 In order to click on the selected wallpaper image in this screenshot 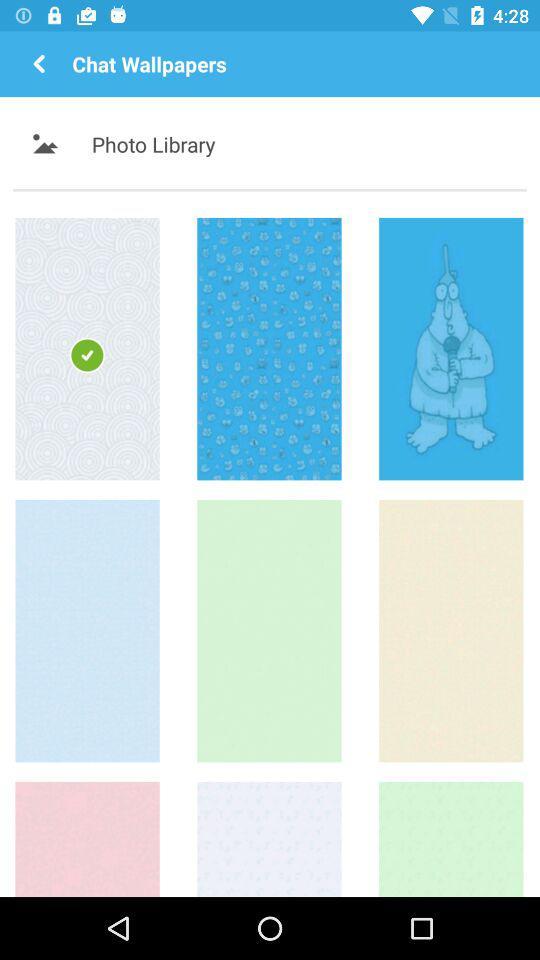, I will do `click(86, 348)`.